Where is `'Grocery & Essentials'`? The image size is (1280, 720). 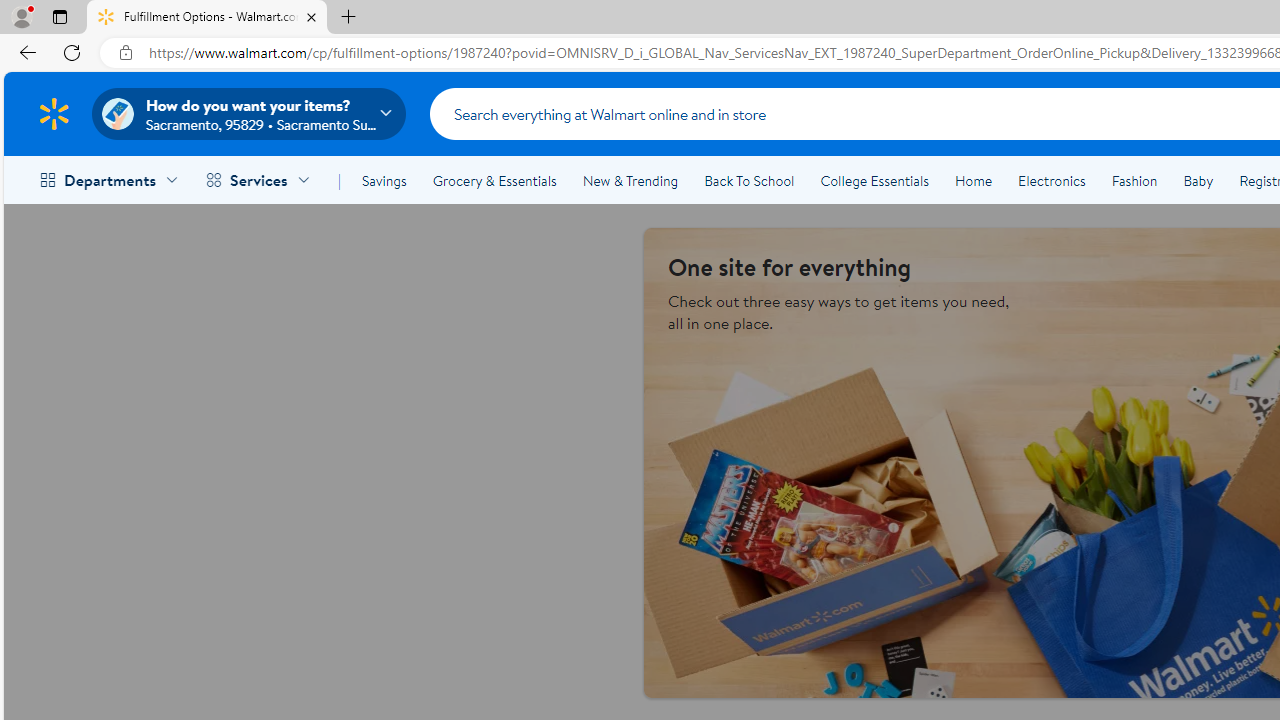
'Grocery & Essentials' is located at coordinates (494, 181).